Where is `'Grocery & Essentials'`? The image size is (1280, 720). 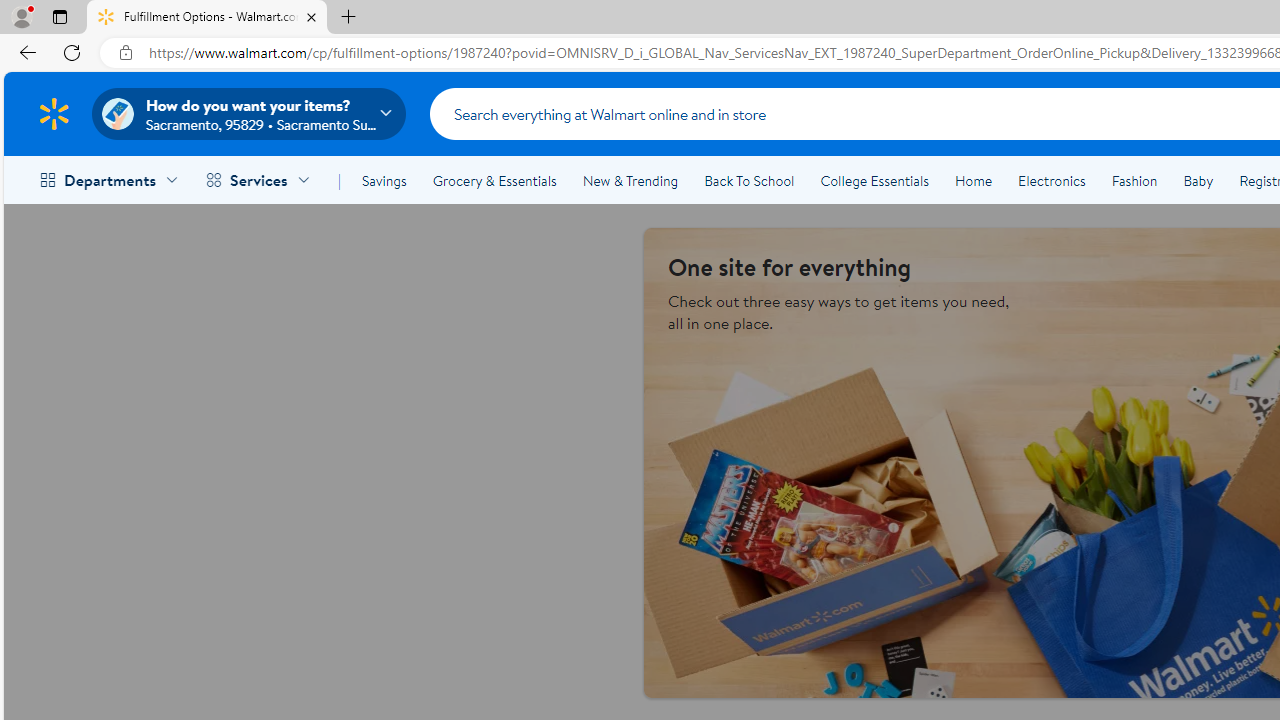
'Grocery & Essentials' is located at coordinates (494, 181).